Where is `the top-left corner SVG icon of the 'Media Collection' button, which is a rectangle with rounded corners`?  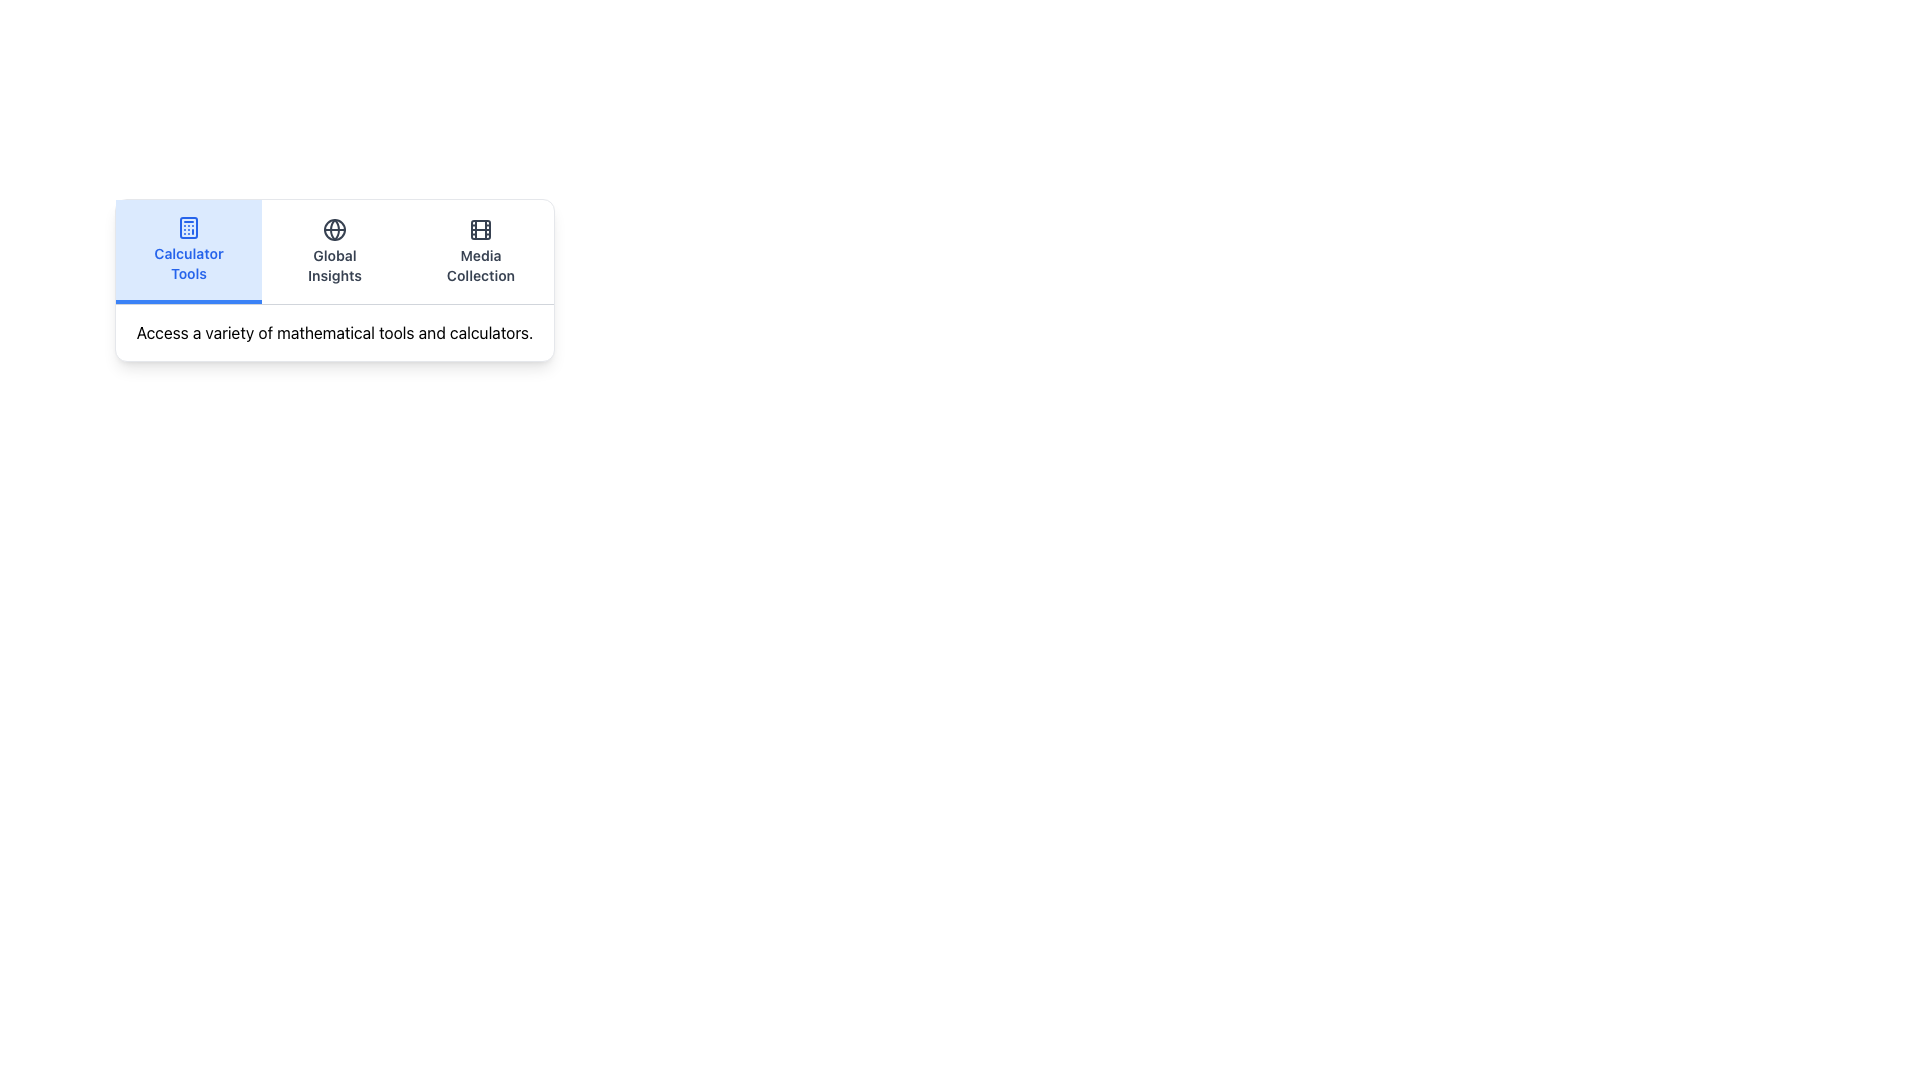
the top-left corner SVG icon of the 'Media Collection' button, which is a rectangle with rounded corners is located at coordinates (480, 229).